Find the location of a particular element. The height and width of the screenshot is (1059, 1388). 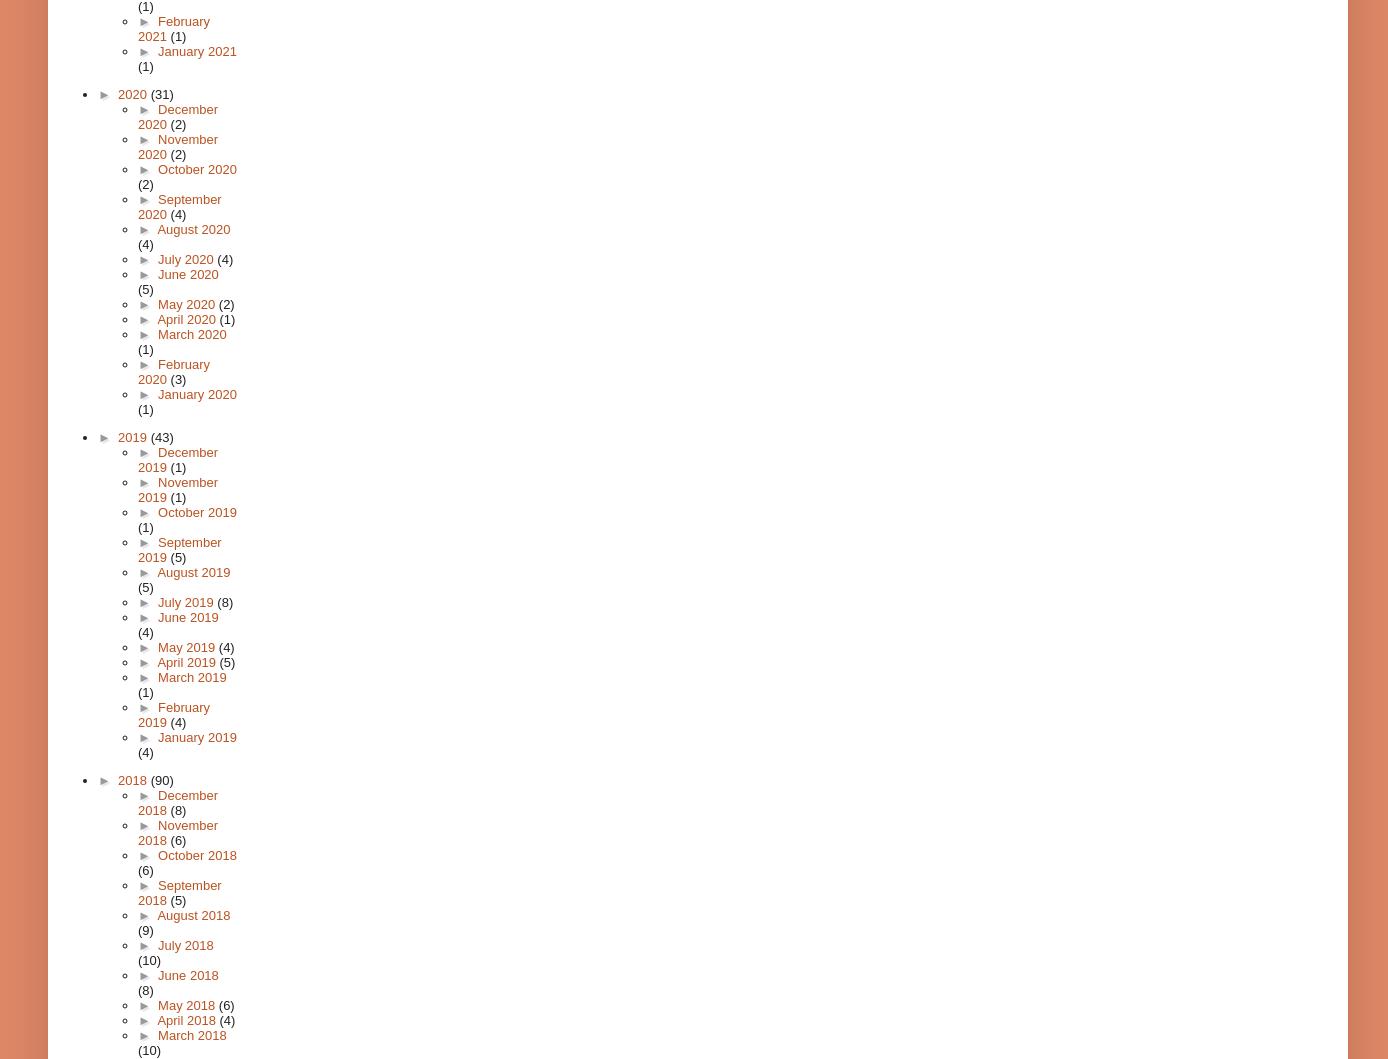

'(43)' is located at coordinates (161, 437).